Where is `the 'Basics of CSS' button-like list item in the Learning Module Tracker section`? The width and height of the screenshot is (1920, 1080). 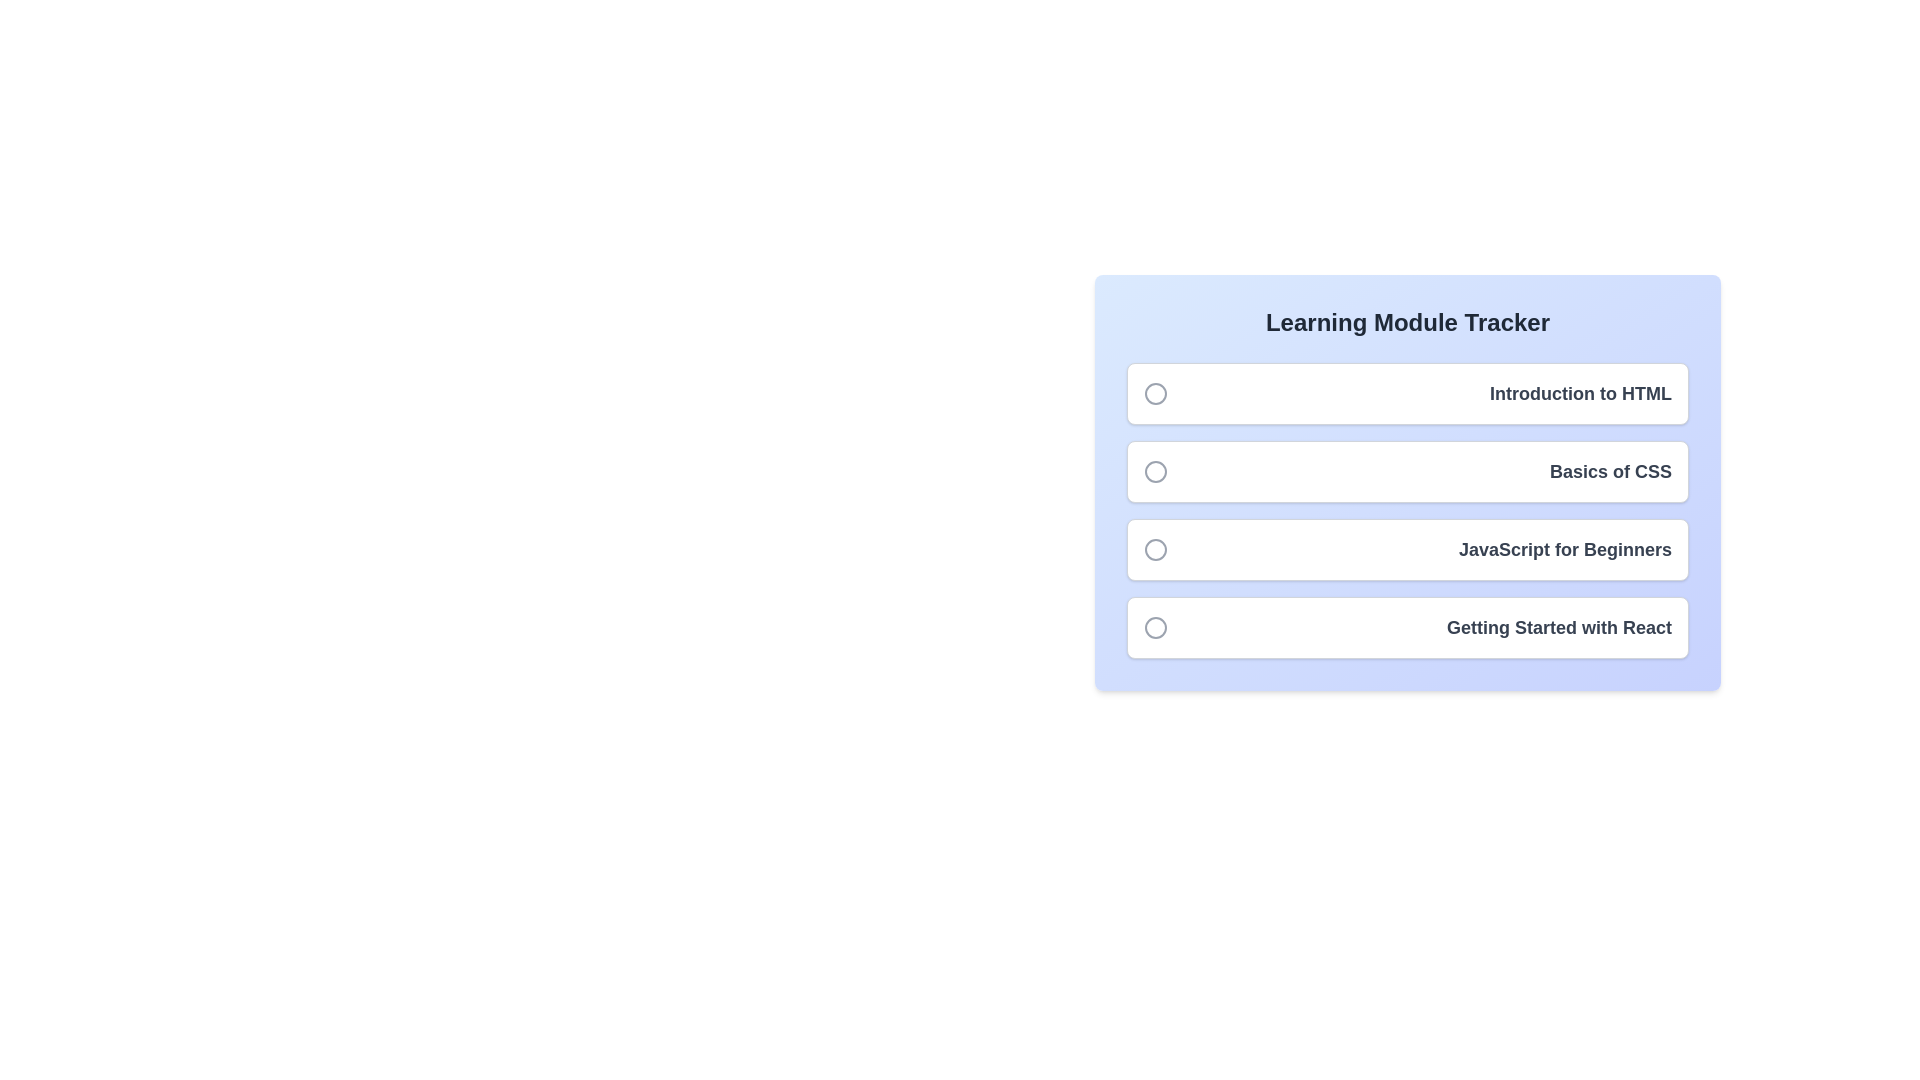 the 'Basics of CSS' button-like list item in the Learning Module Tracker section is located at coordinates (1406, 471).